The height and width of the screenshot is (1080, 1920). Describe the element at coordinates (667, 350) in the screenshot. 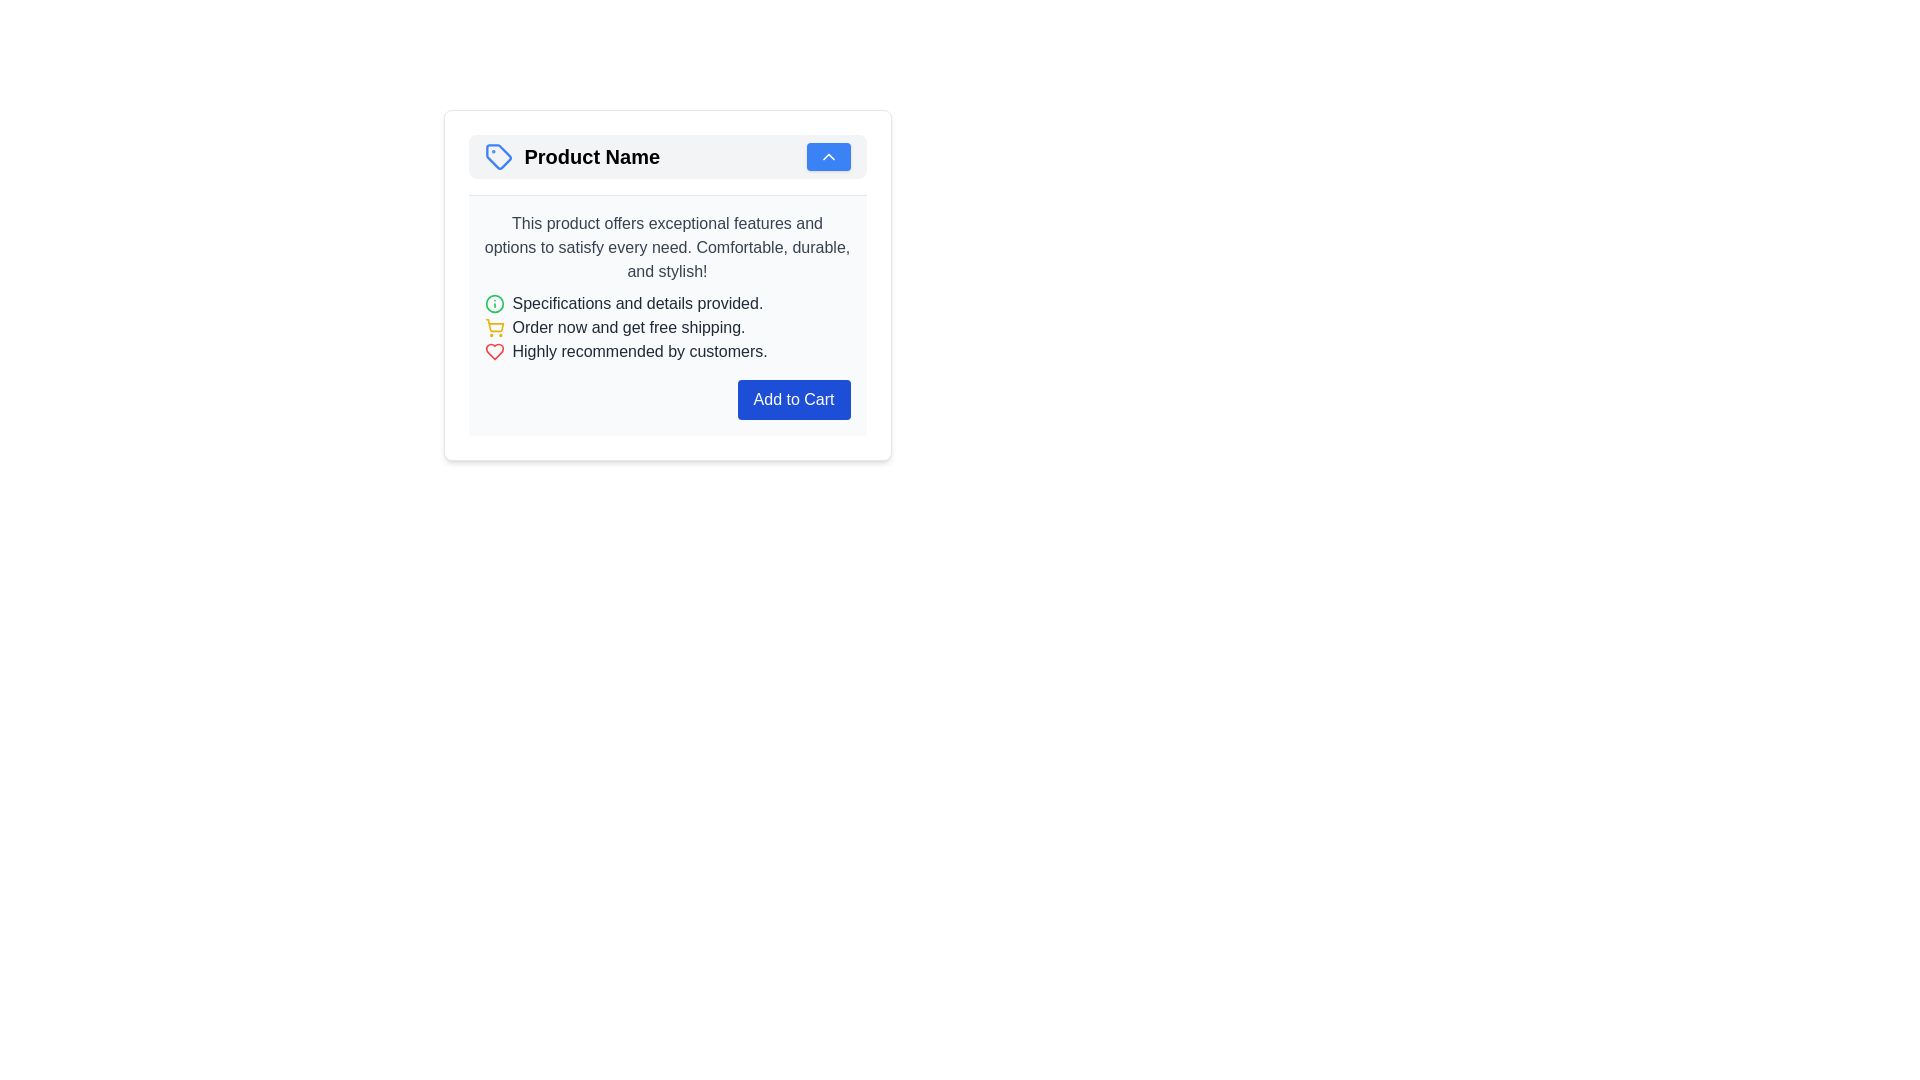

I see `the text with icon that indicates product popularity, located at the bottom of the recommendations list, directly below 'Order now and get free shipping.'` at that location.